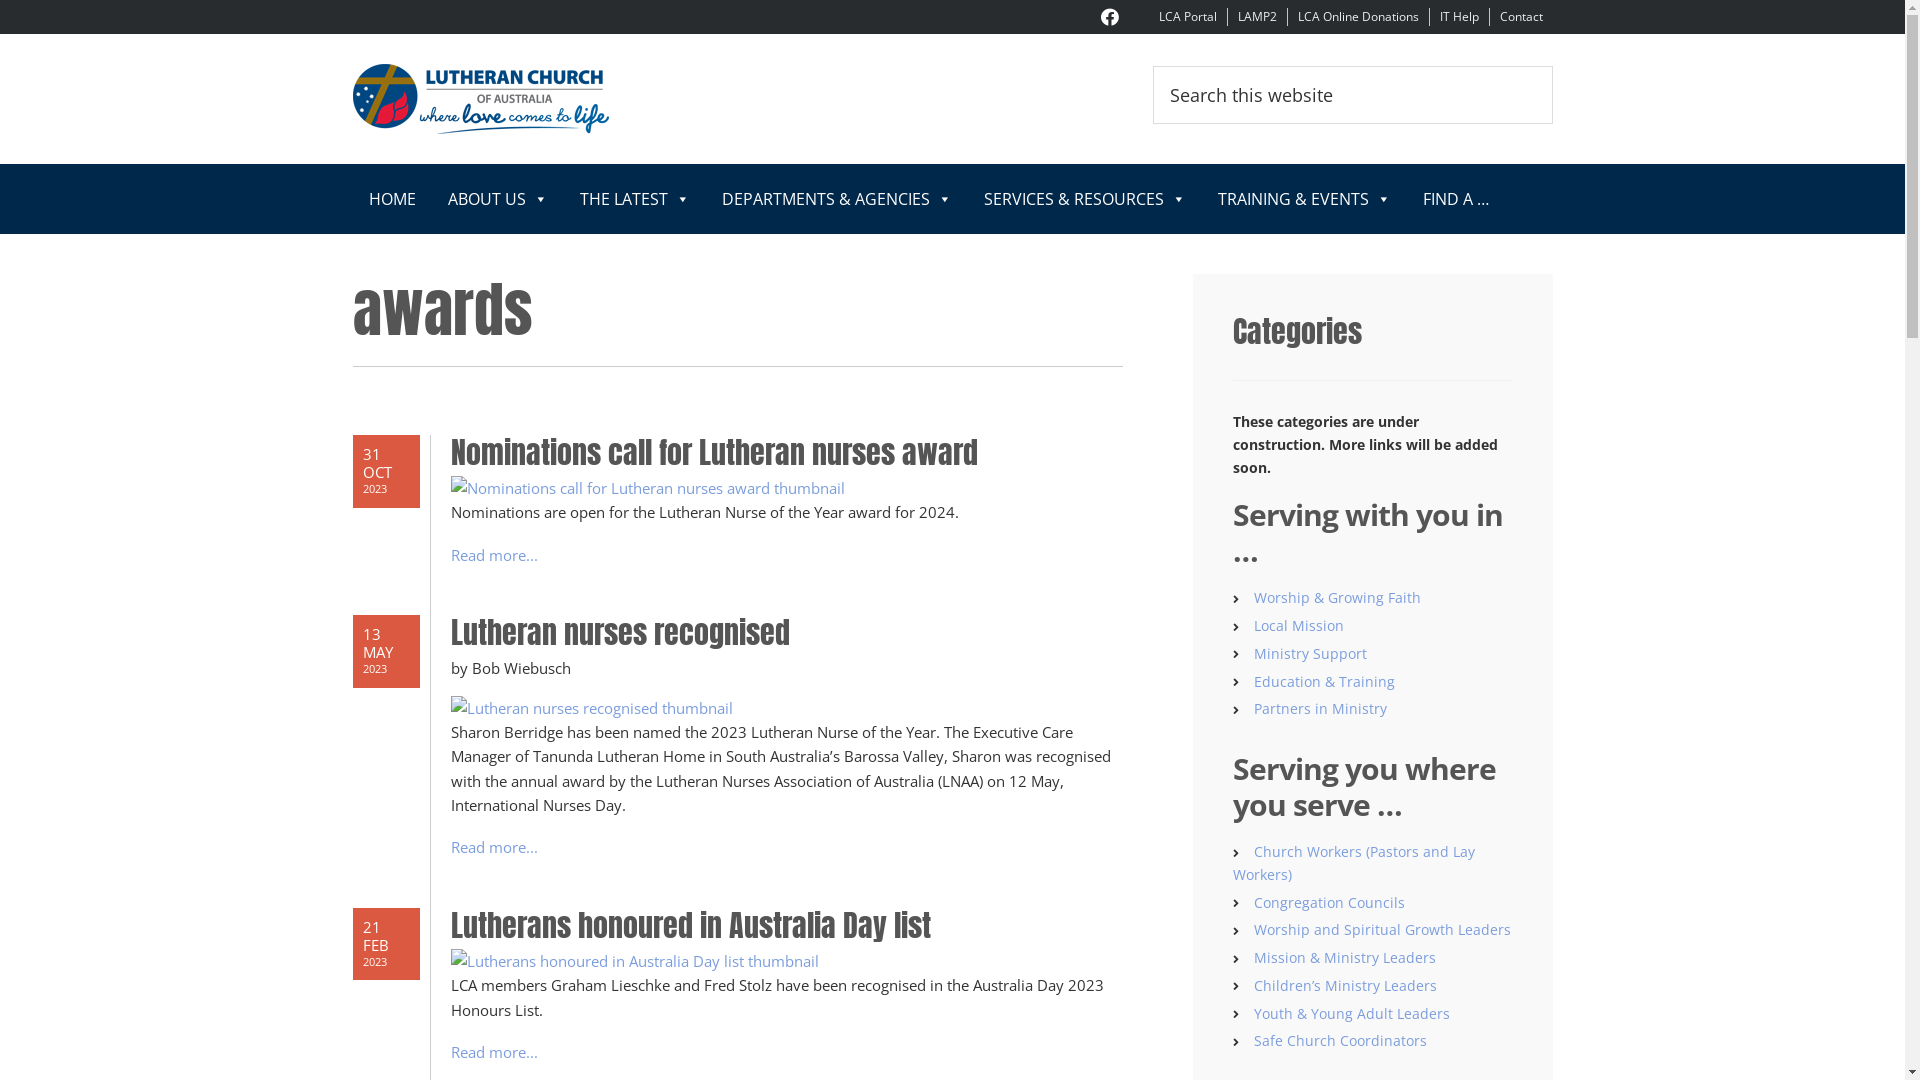 The width and height of the screenshot is (1920, 1080). I want to click on 'Mission & Ministry Leaders', so click(1344, 956).